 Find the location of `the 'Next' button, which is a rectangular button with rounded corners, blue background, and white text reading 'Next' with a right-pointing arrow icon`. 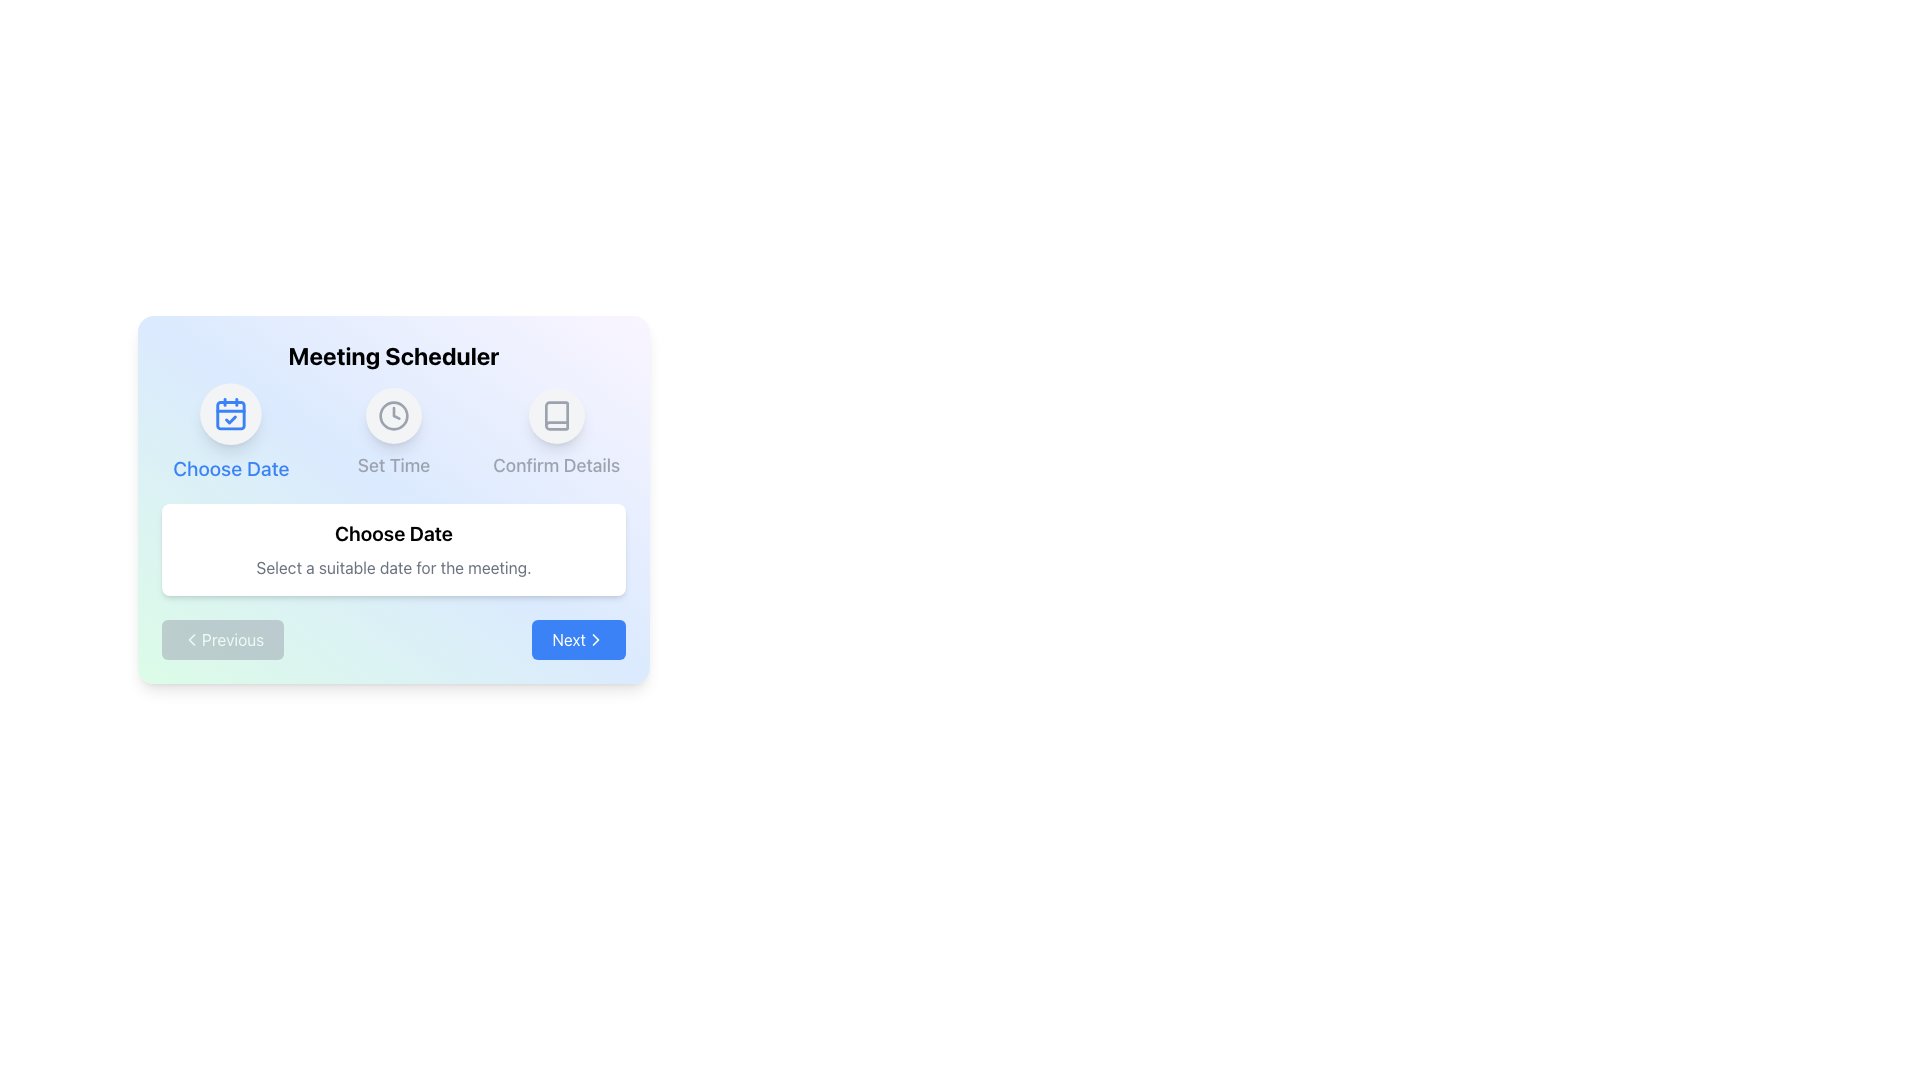

the 'Next' button, which is a rectangular button with rounded corners, blue background, and white text reading 'Next' with a right-pointing arrow icon is located at coordinates (578, 640).